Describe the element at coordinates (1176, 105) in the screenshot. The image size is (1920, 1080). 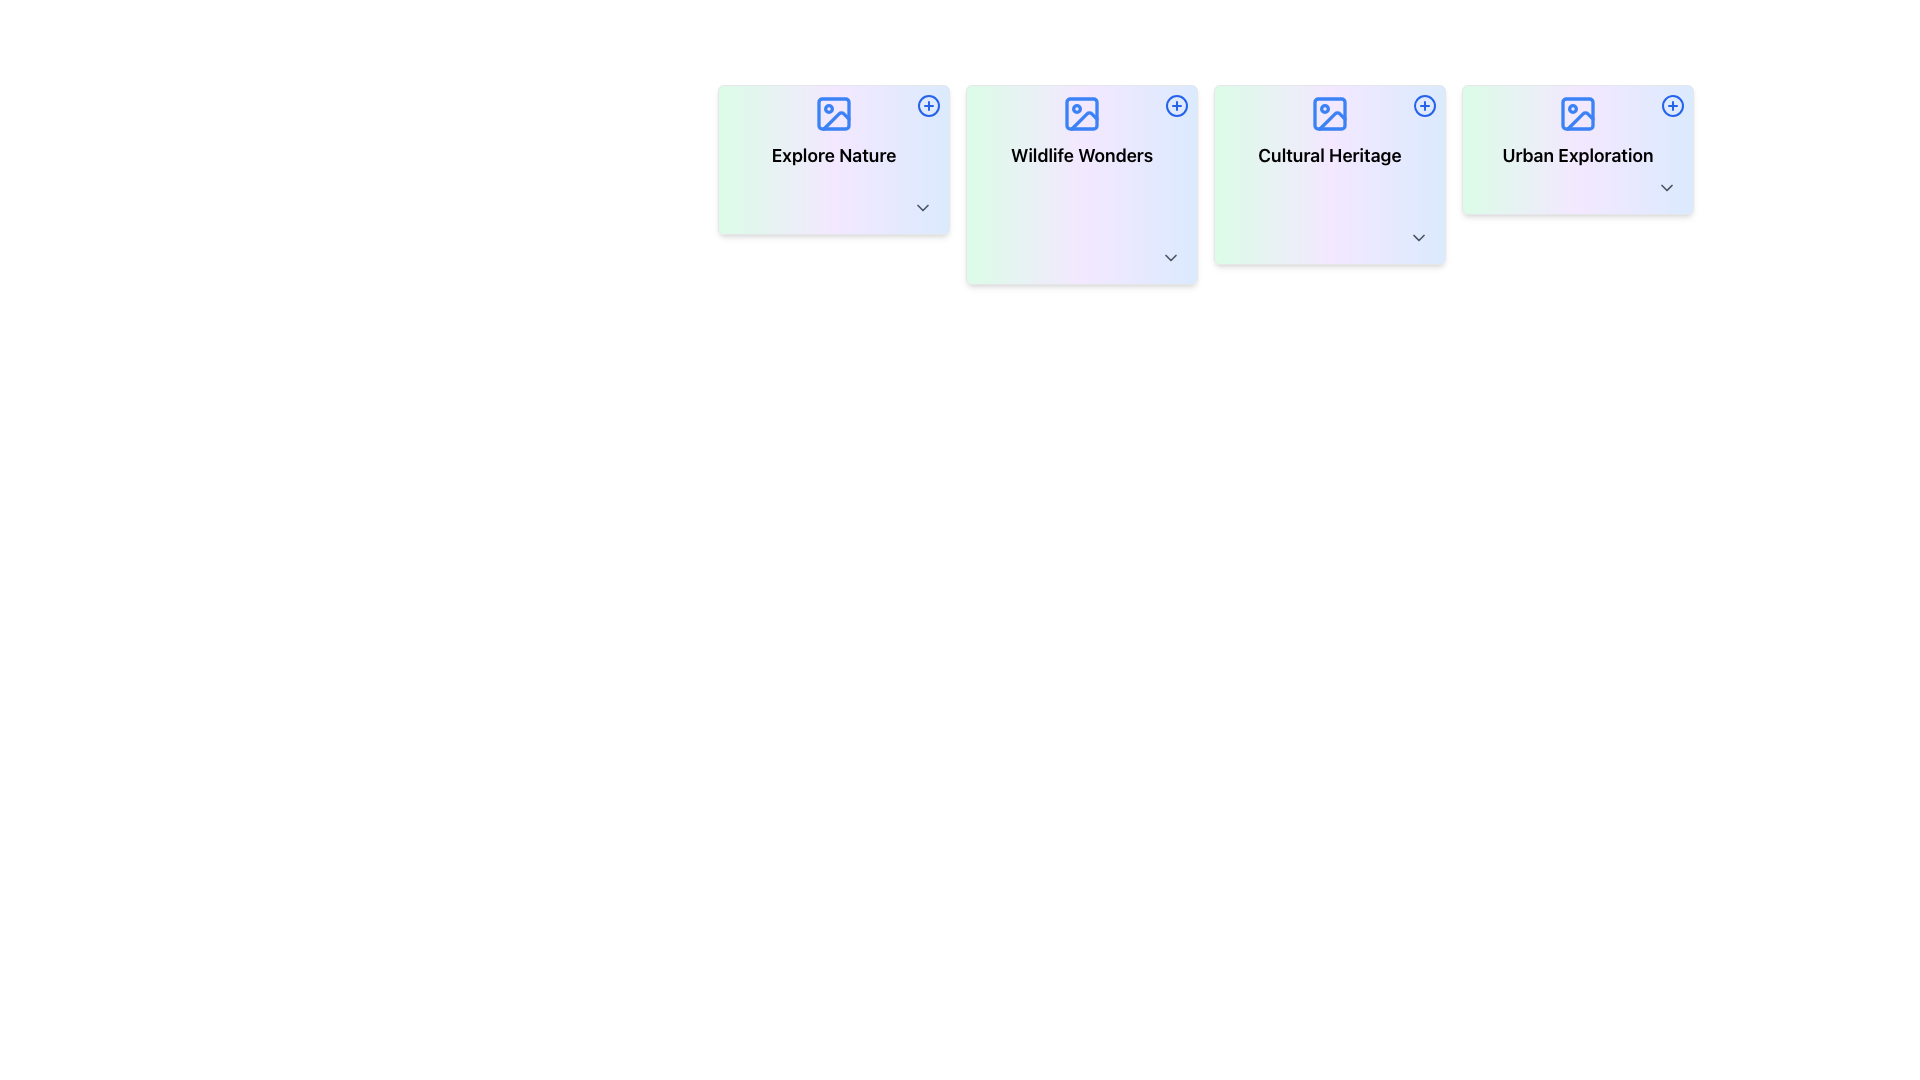
I see `the button located at the top-right corner of the 'Wildlife Wonders' card` at that location.